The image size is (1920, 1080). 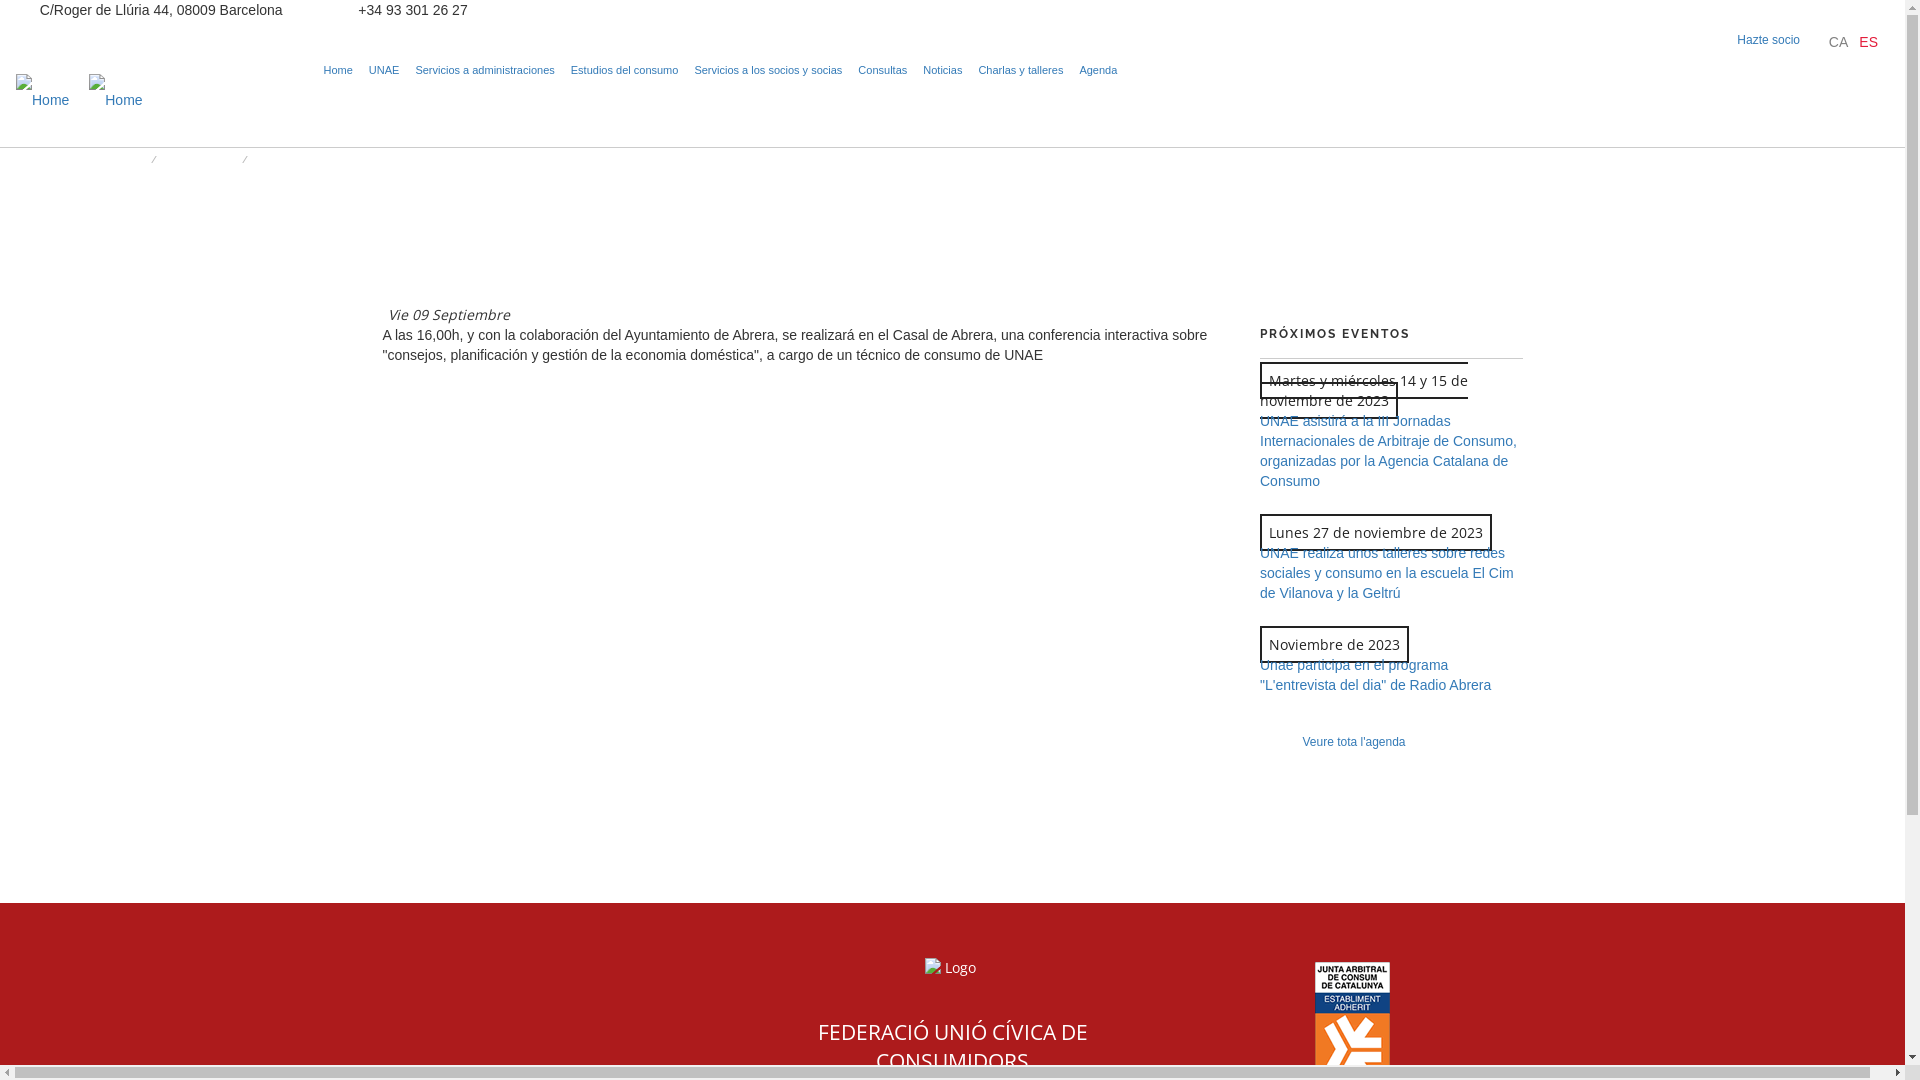 What do you see at coordinates (1857, 42) in the screenshot?
I see `'ES'` at bounding box center [1857, 42].